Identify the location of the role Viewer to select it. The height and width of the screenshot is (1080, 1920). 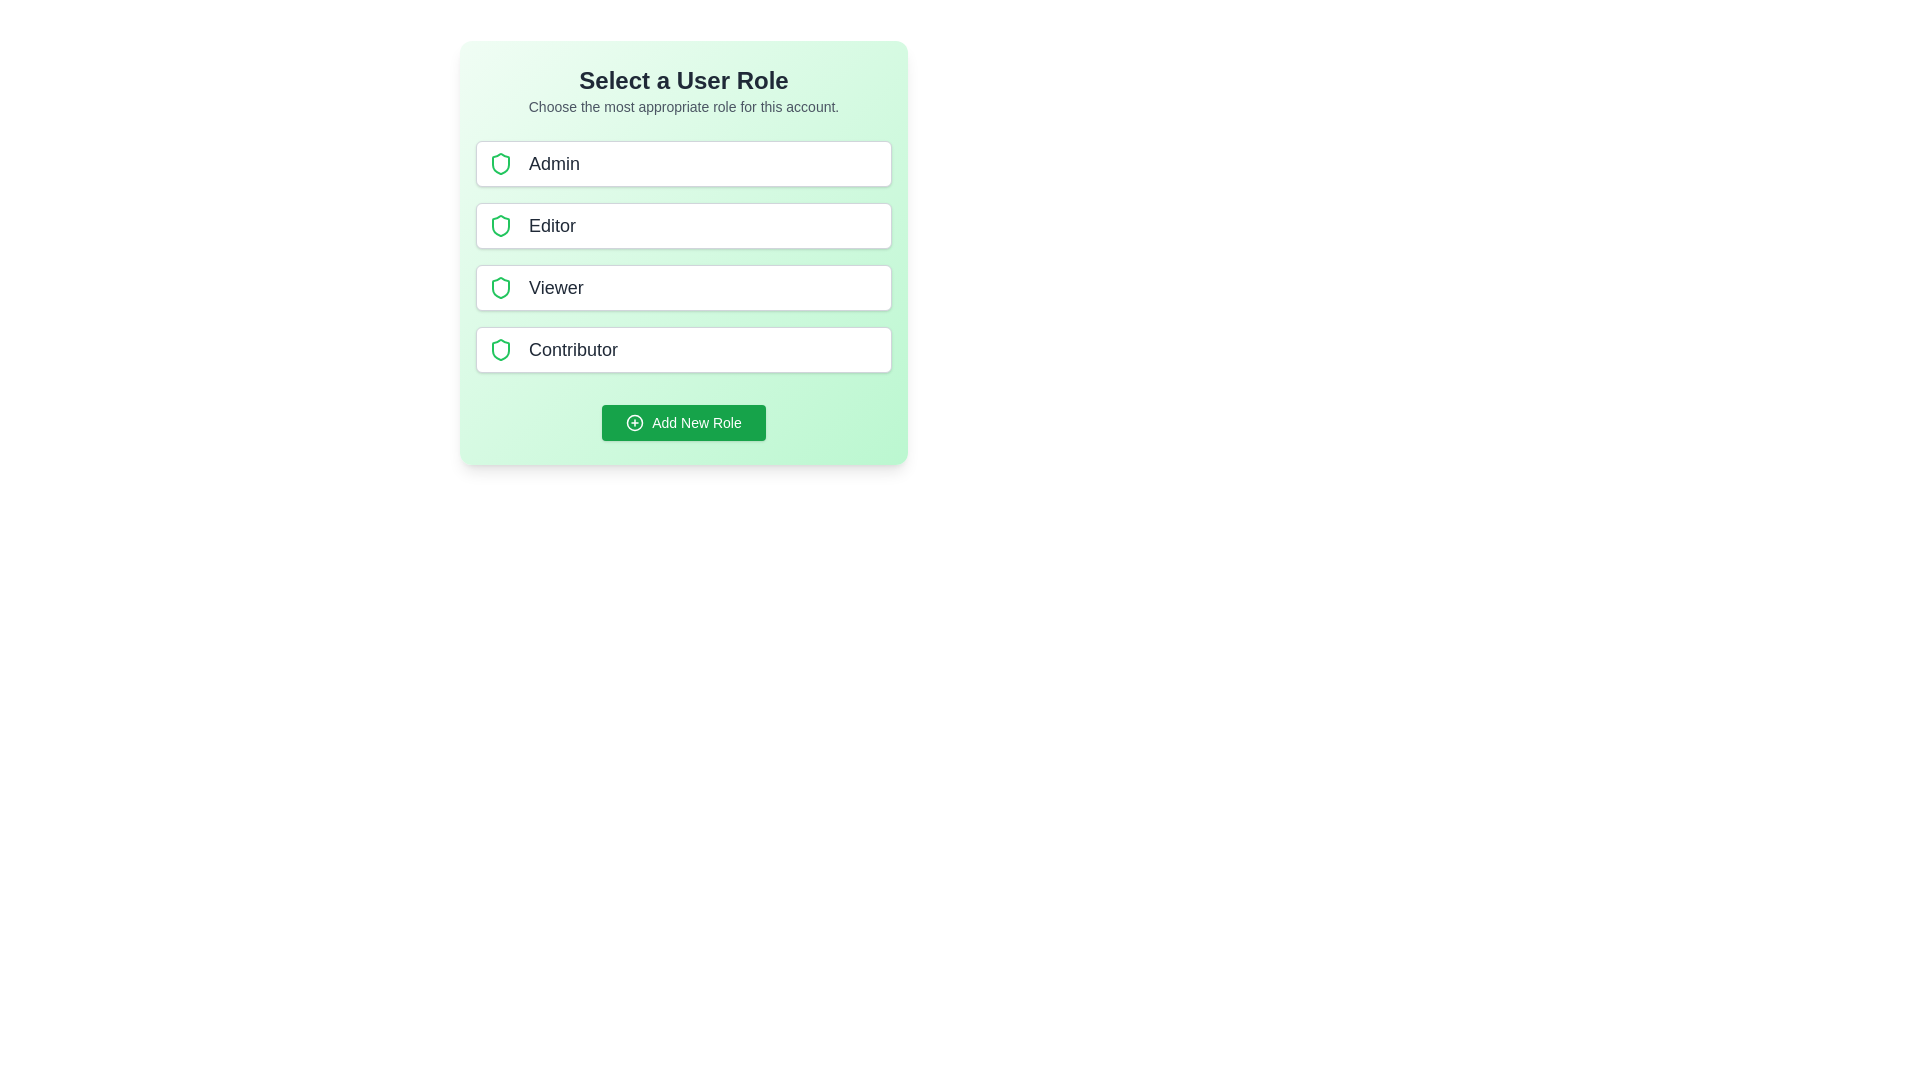
(684, 288).